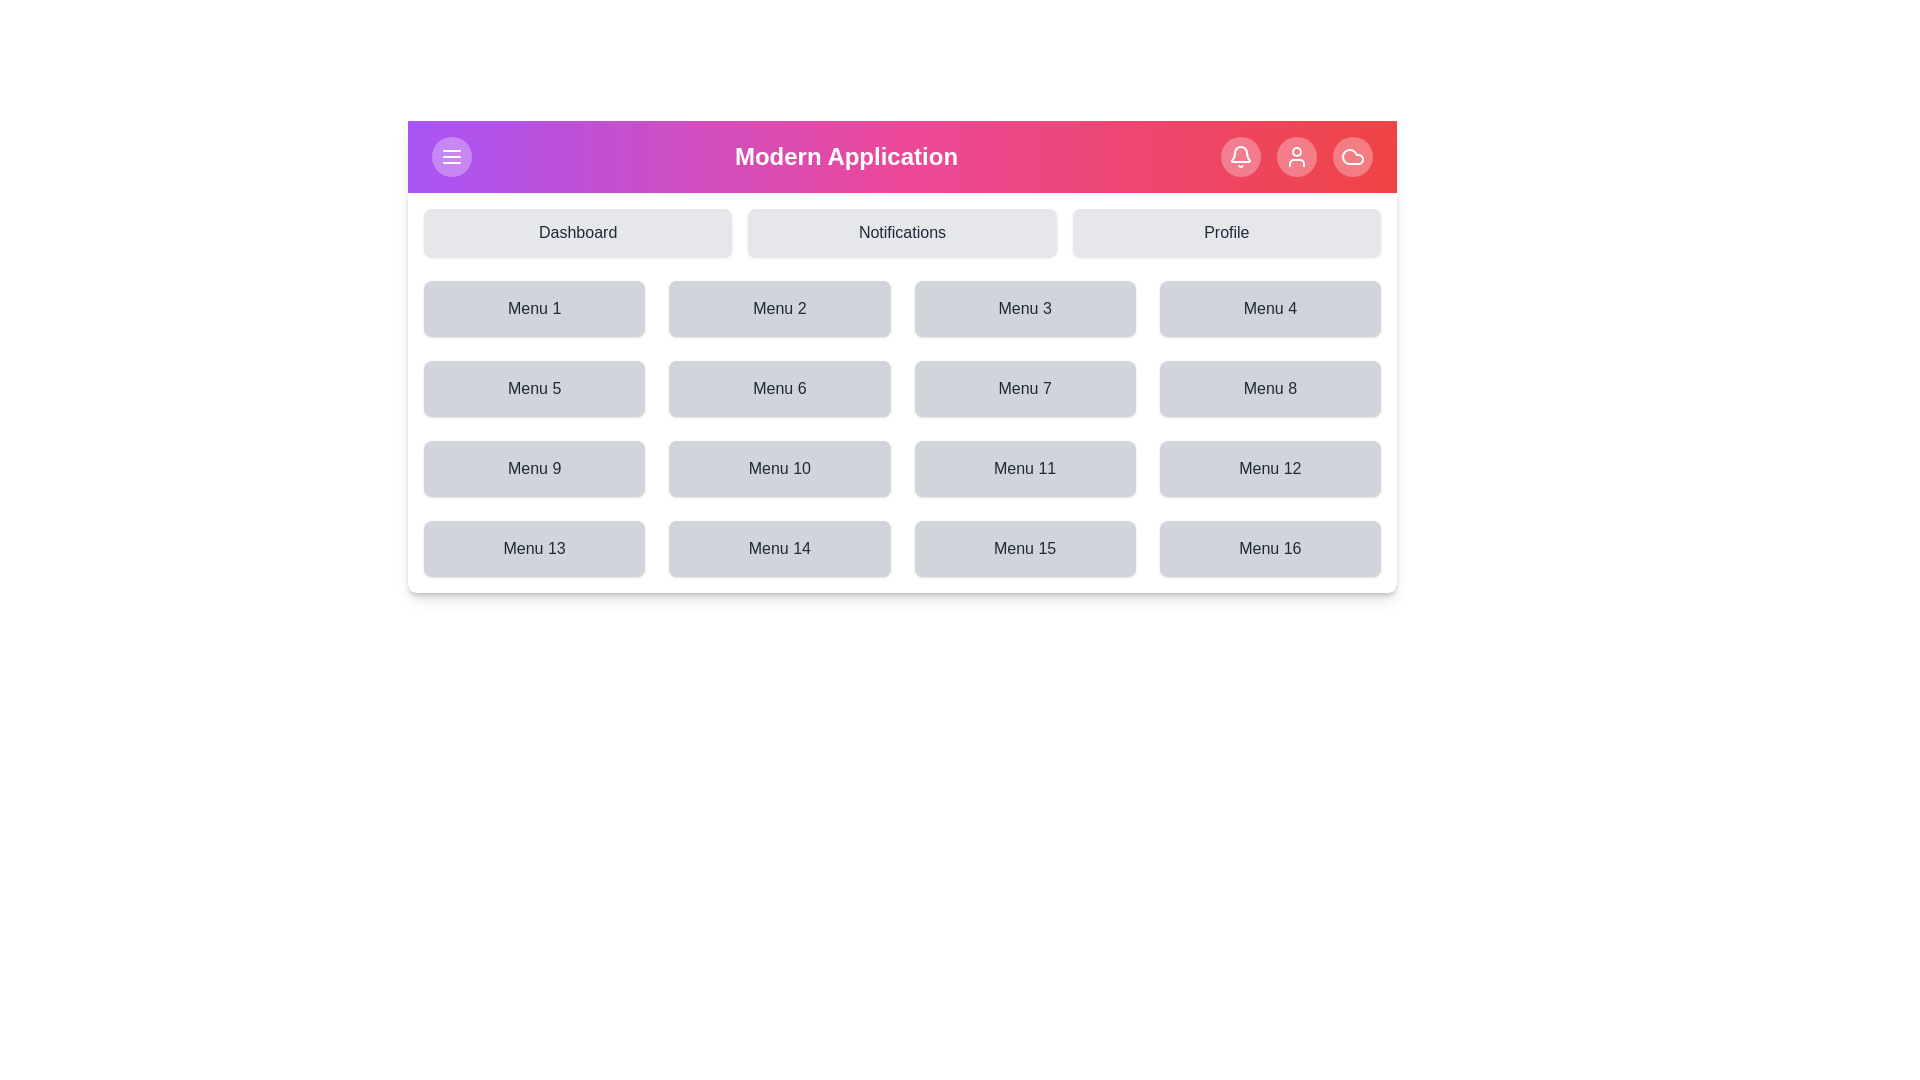 The height and width of the screenshot is (1080, 1920). I want to click on the Cloud icon in the top navigation bar, so click(1353, 156).